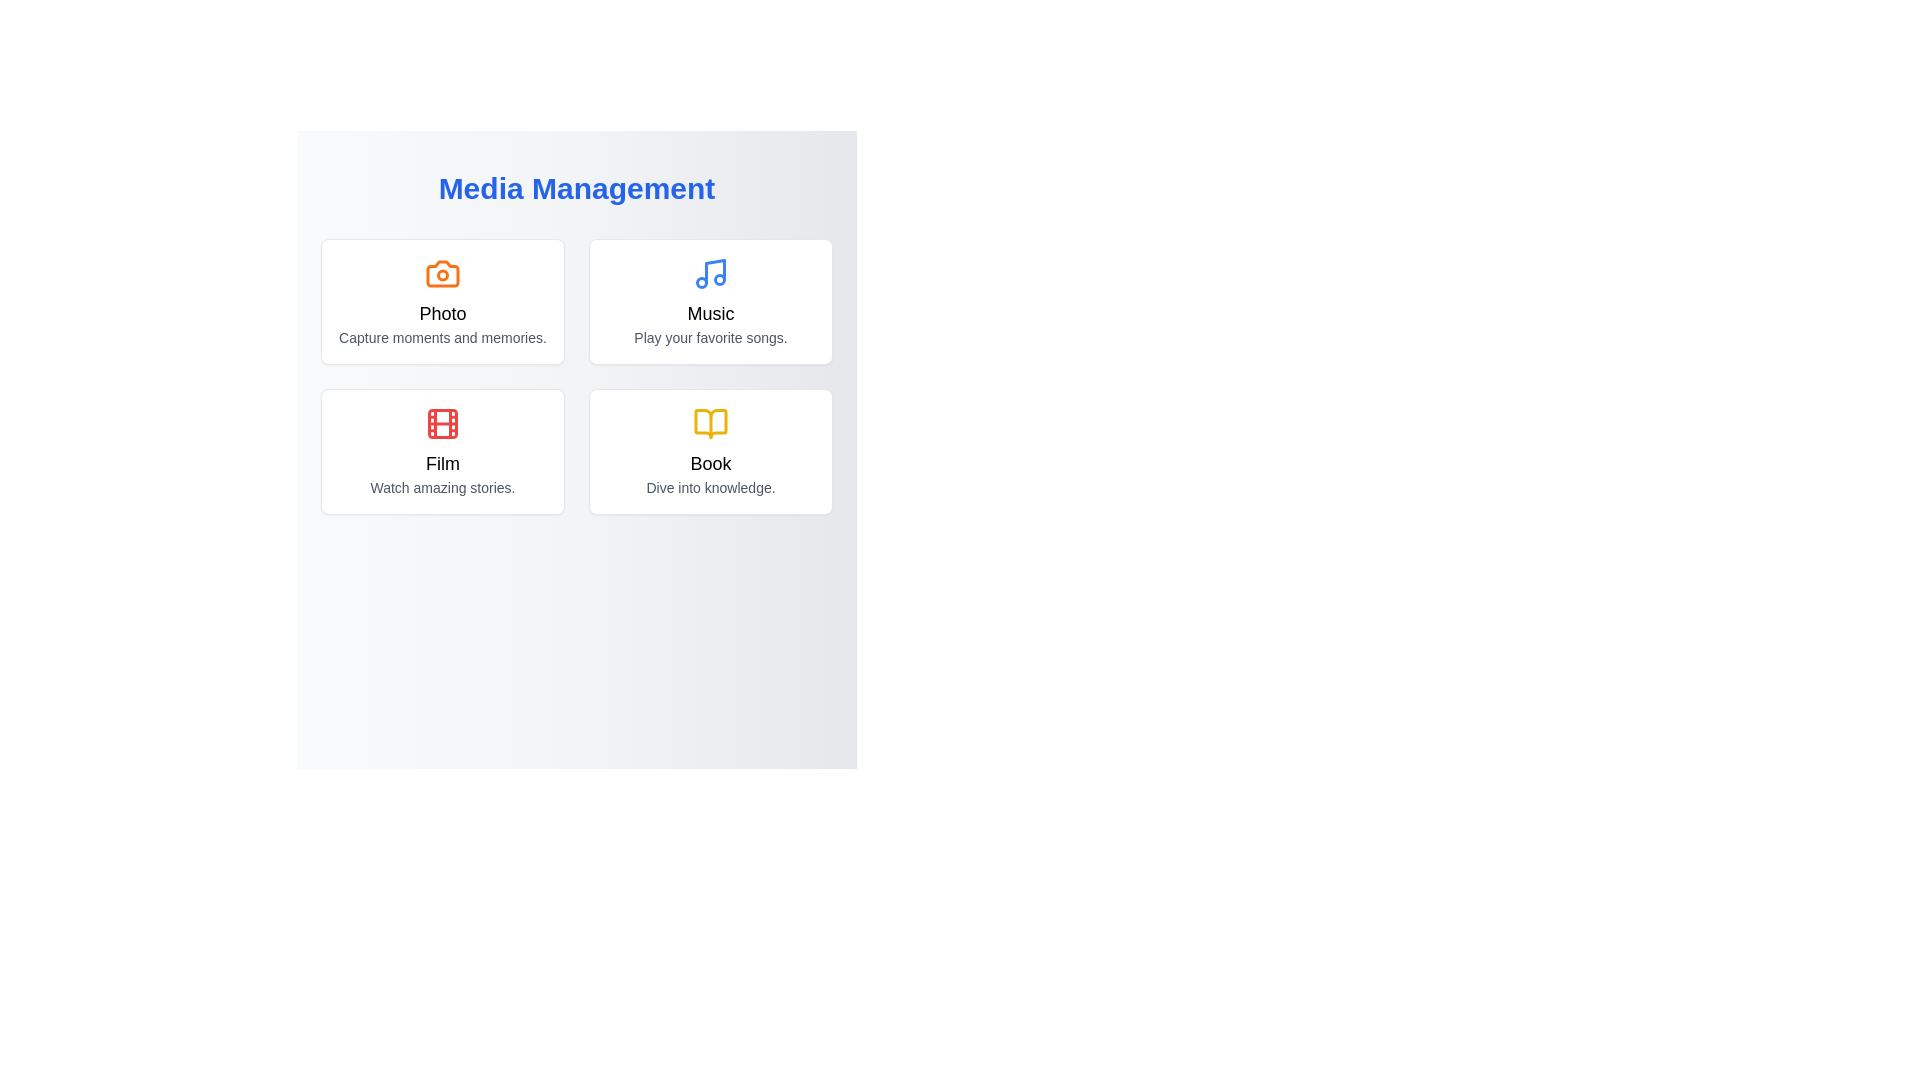 Image resolution: width=1920 pixels, height=1080 pixels. What do you see at coordinates (710, 451) in the screenshot?
I see `the interactive card with icon and text description located in the lower-right interactive section under 'Media Management'` at bounding box center [710, 451].